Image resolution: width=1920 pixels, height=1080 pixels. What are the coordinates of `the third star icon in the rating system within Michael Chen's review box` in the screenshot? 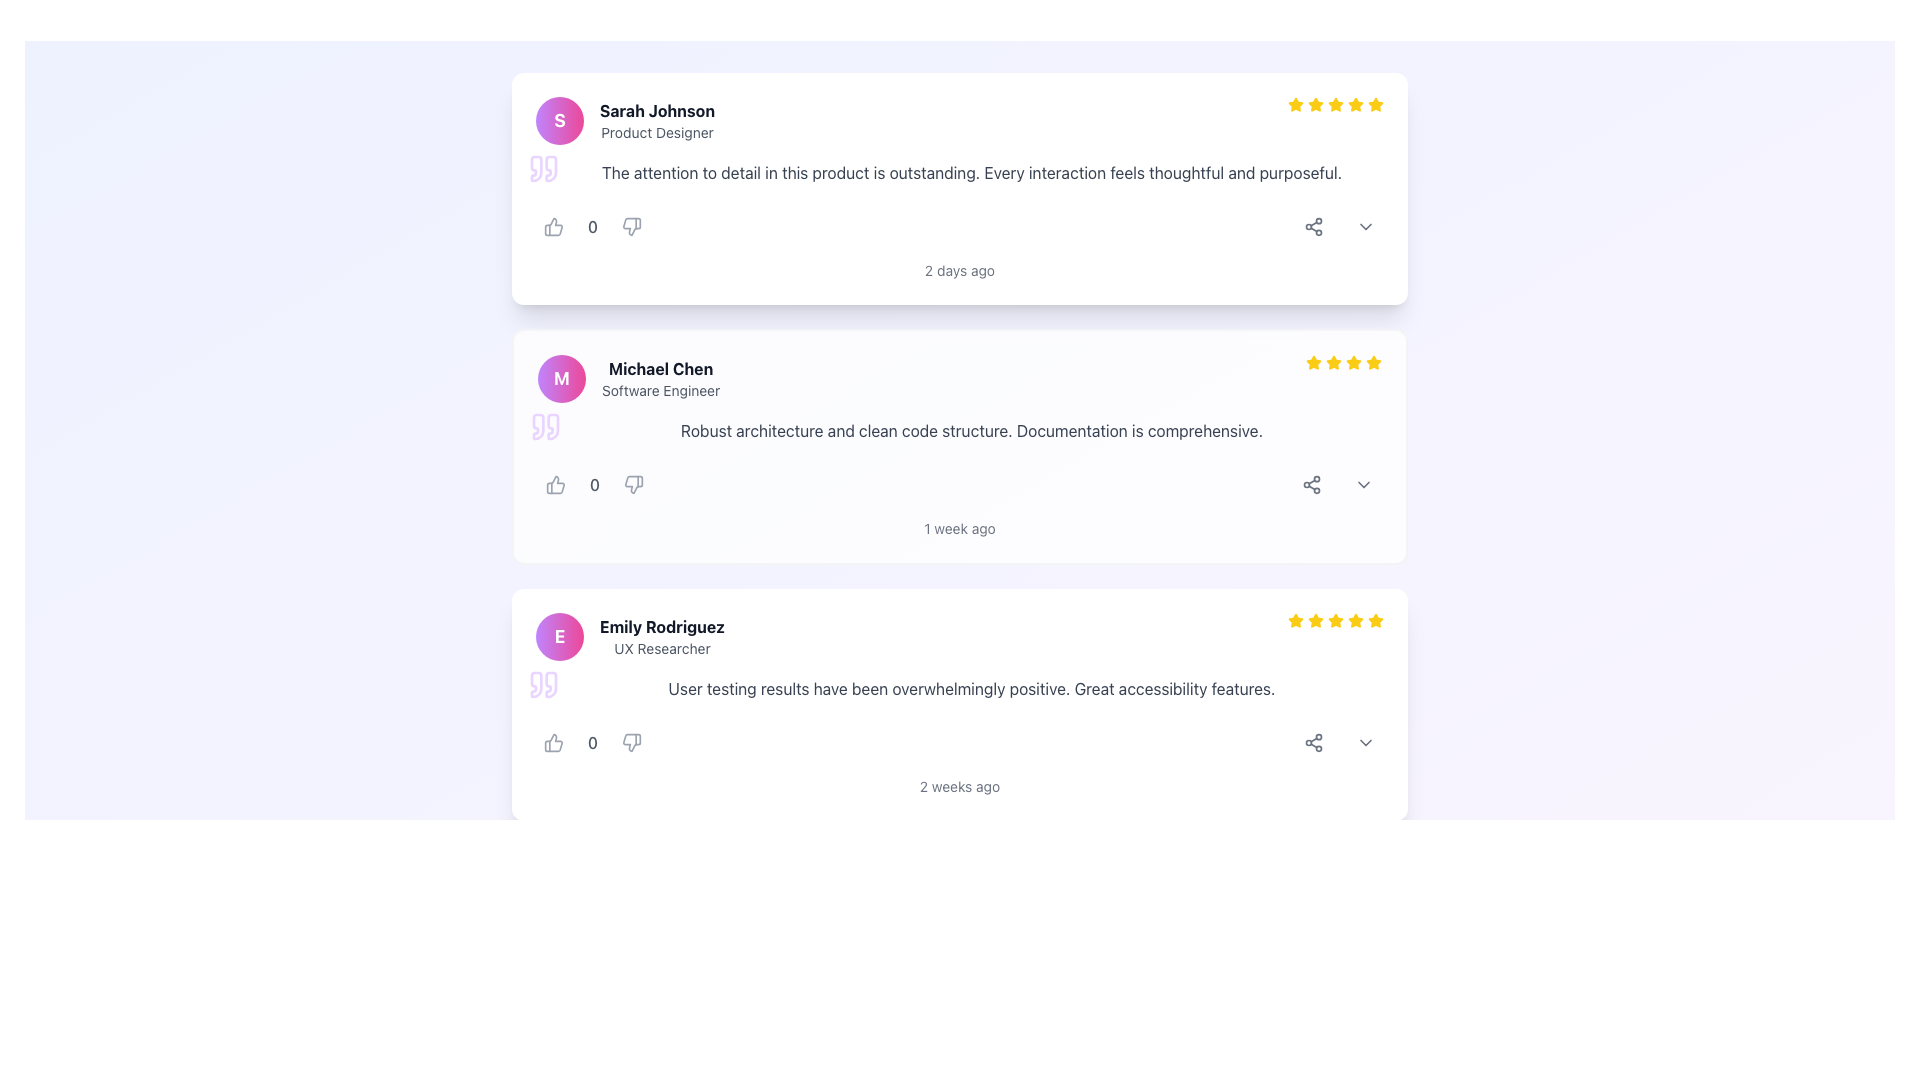 It's located at (1334, 362).